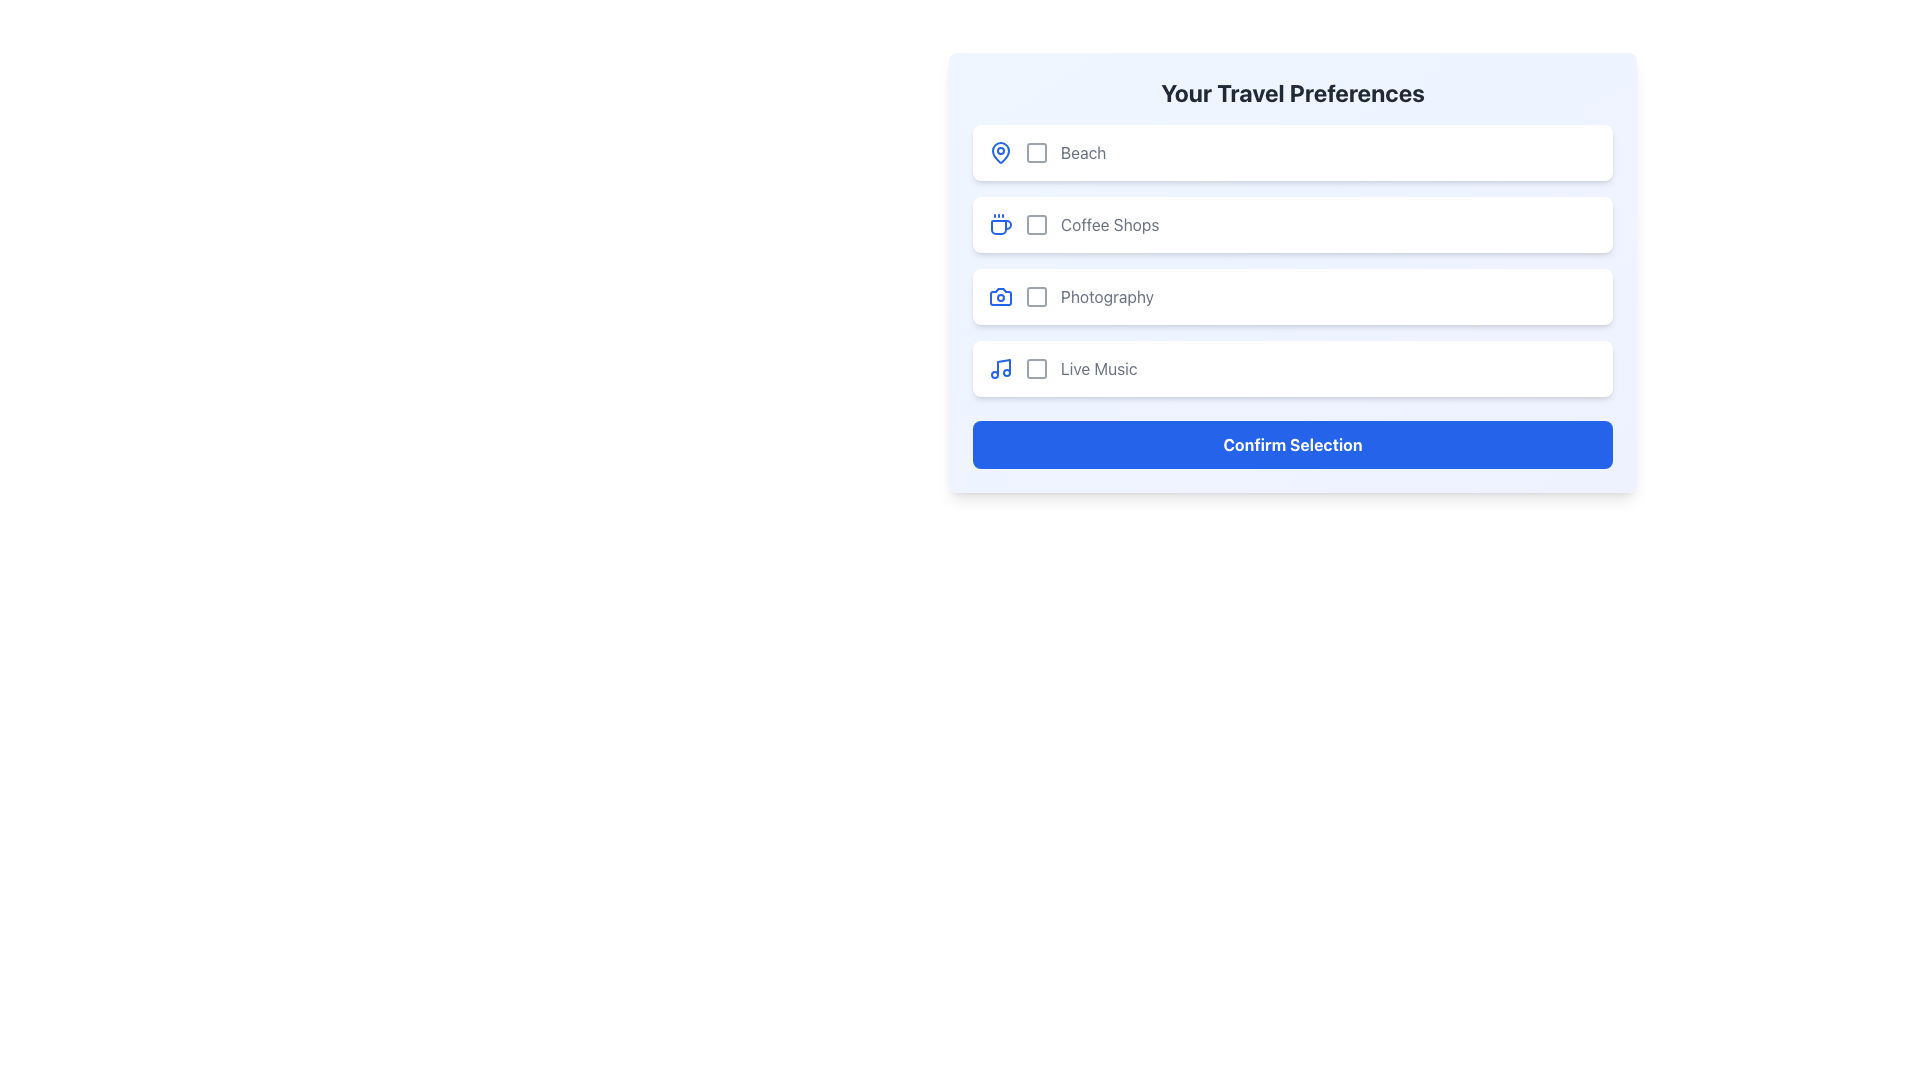 This screenshot has width=1920, height=1080. Describe the element at coordinates (1036, 297) in the screenshot. I see `the checkbox for 'Photography', which is the third checkbox` at that location.